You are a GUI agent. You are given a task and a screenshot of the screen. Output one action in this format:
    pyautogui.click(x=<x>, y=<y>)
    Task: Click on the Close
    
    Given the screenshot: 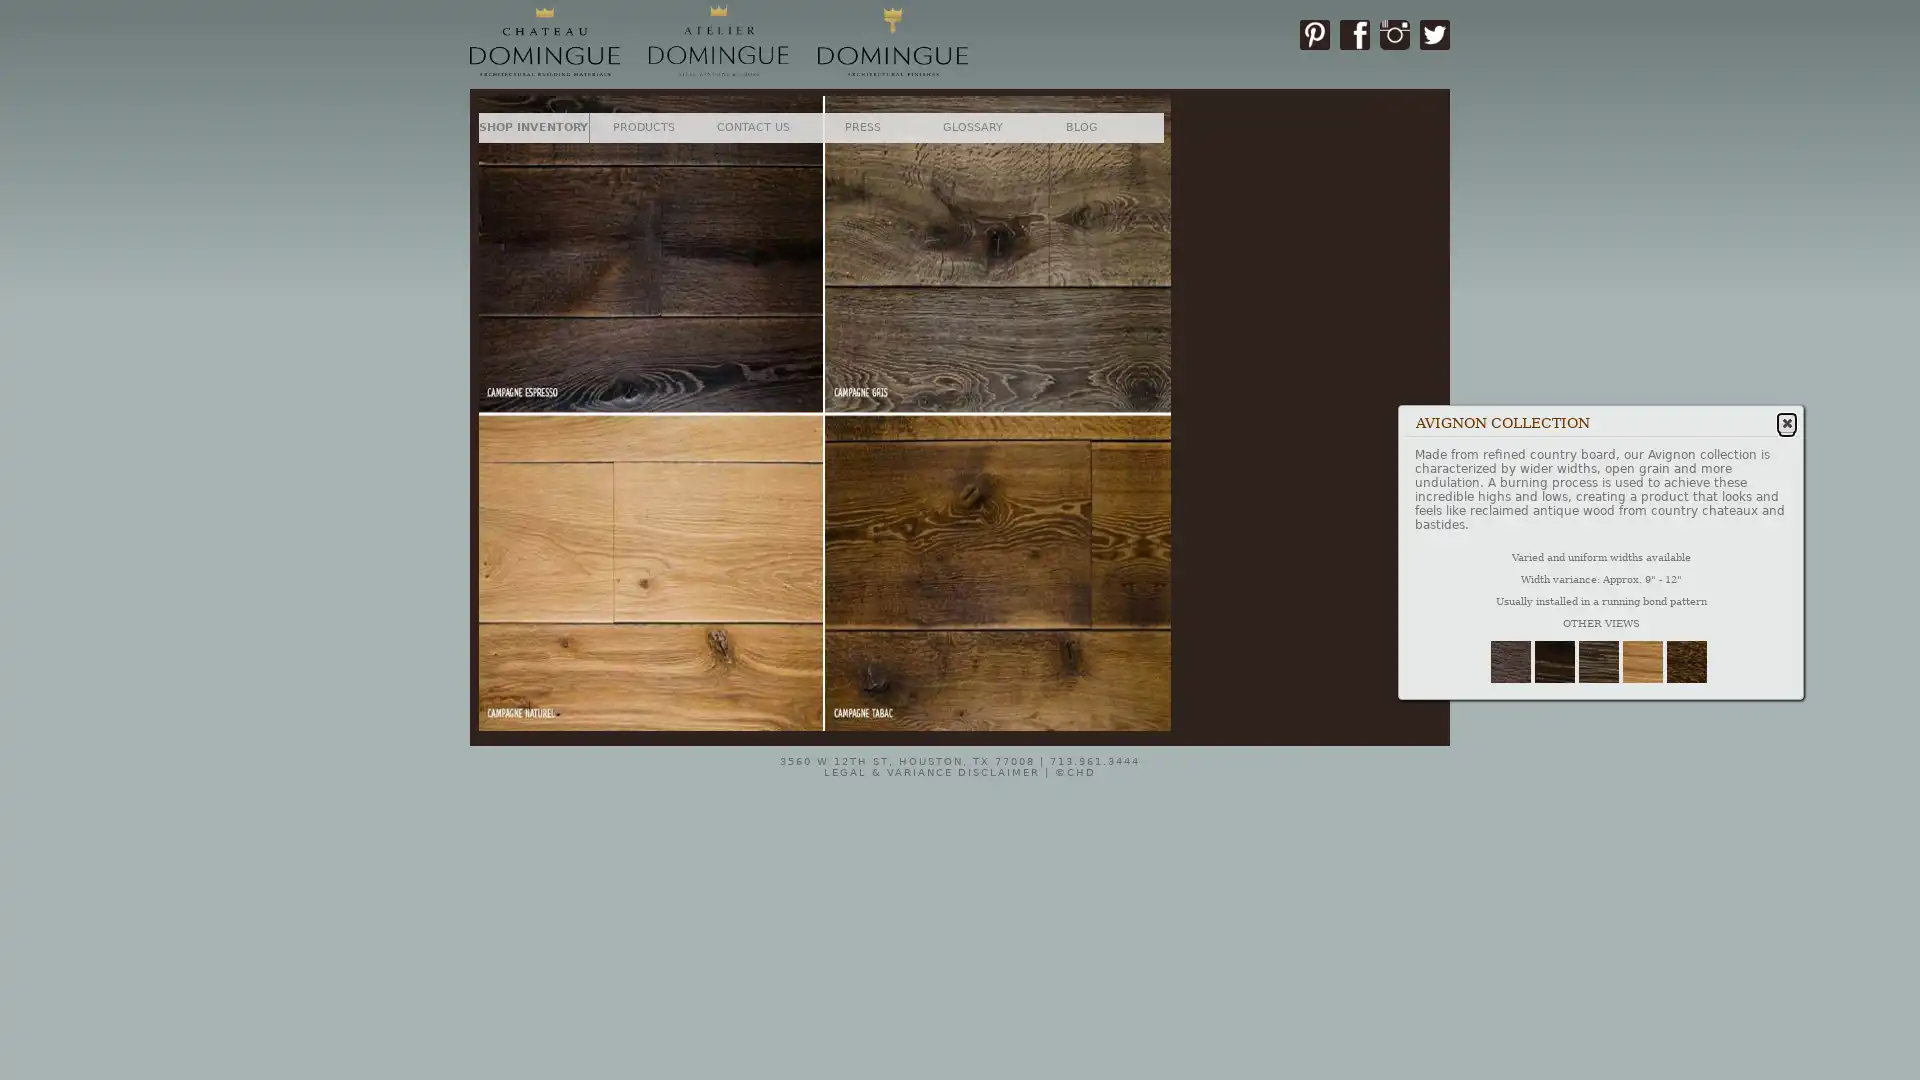 What is the action you would take?
    pyautogui.click(x=633, y=153)
    